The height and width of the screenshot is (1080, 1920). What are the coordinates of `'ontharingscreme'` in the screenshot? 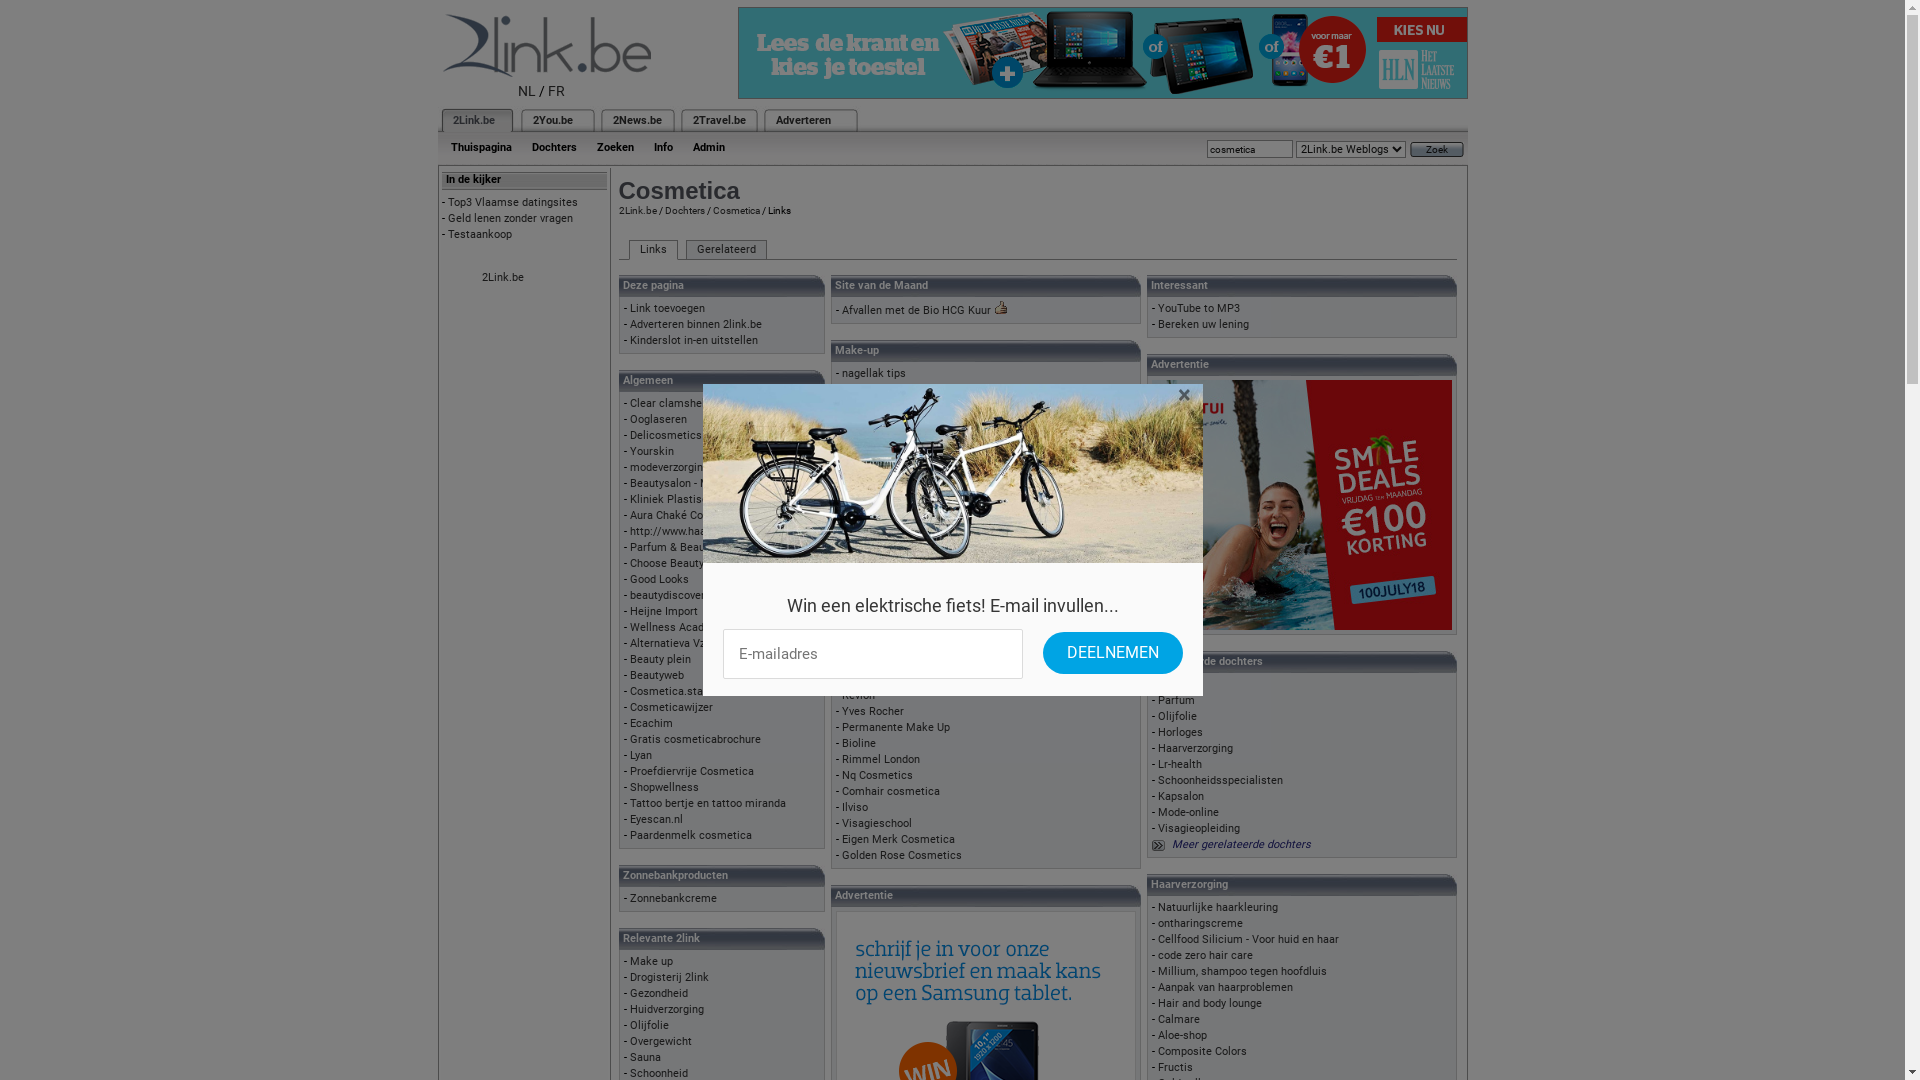 It's located at (1200, 923).